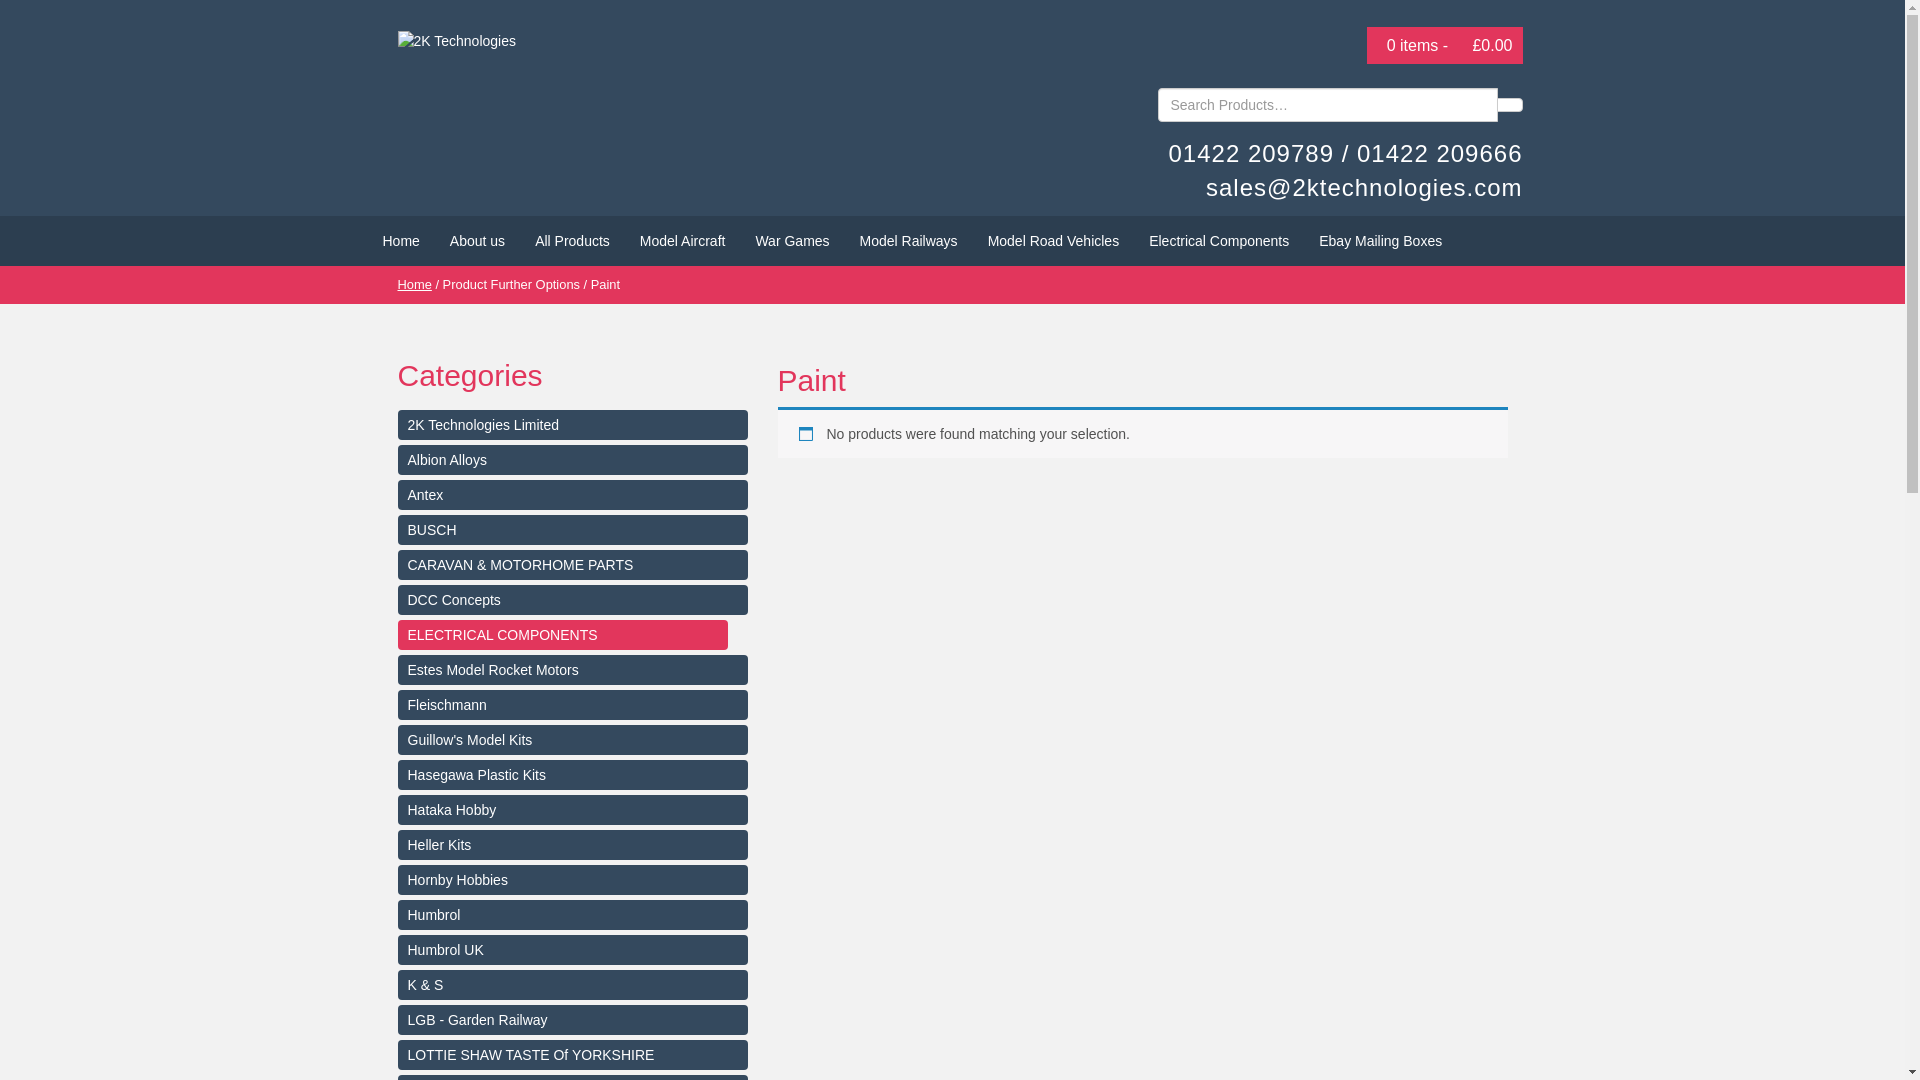 This screenshot has width=1920, height=1080. What do you see at coordinates (682, 239) in the screenshot?
I see `'Model Aircraft'` at bounding box center [682, 239].